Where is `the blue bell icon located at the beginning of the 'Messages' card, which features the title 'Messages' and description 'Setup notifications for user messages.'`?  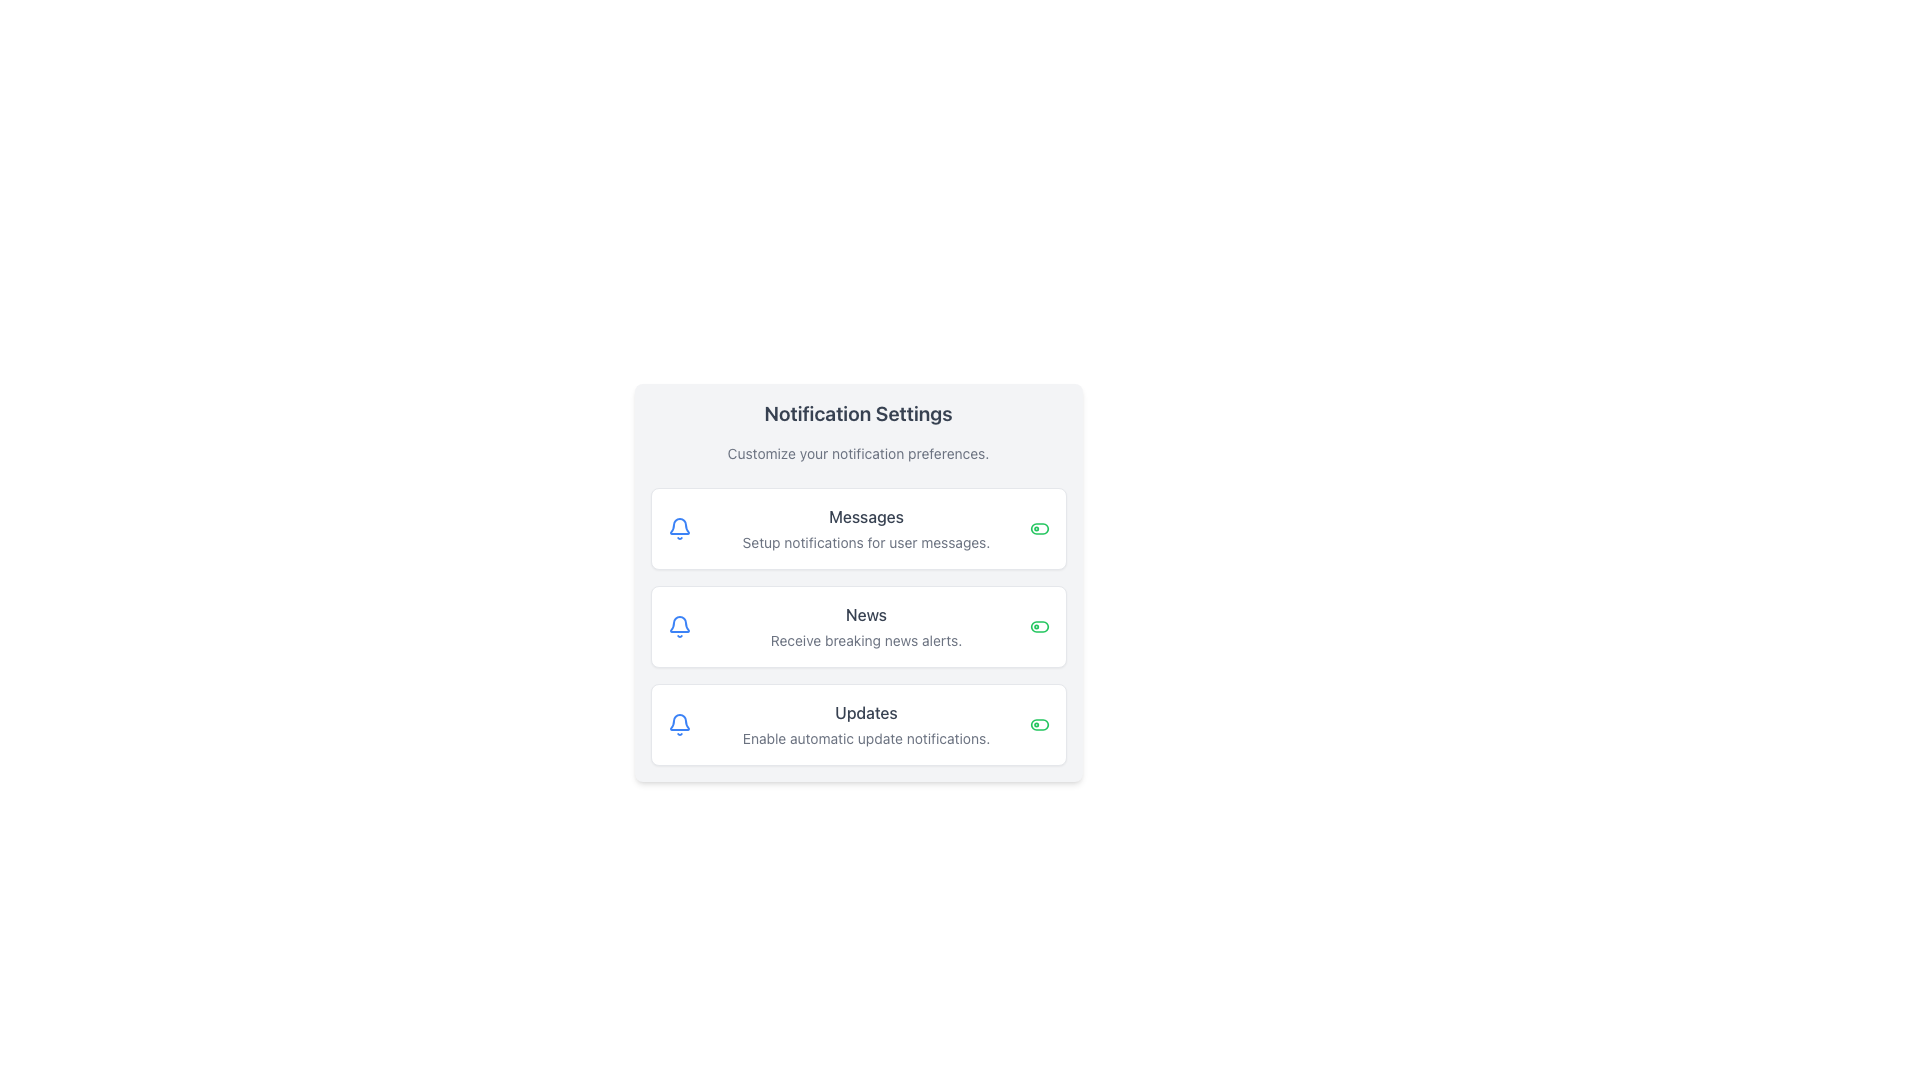
the blue bell icon located at the beginning of the 'Messages' card, which features the title 'Messages' and description 'Setup notifications for user messages.' is located at coordinates (679, 527).